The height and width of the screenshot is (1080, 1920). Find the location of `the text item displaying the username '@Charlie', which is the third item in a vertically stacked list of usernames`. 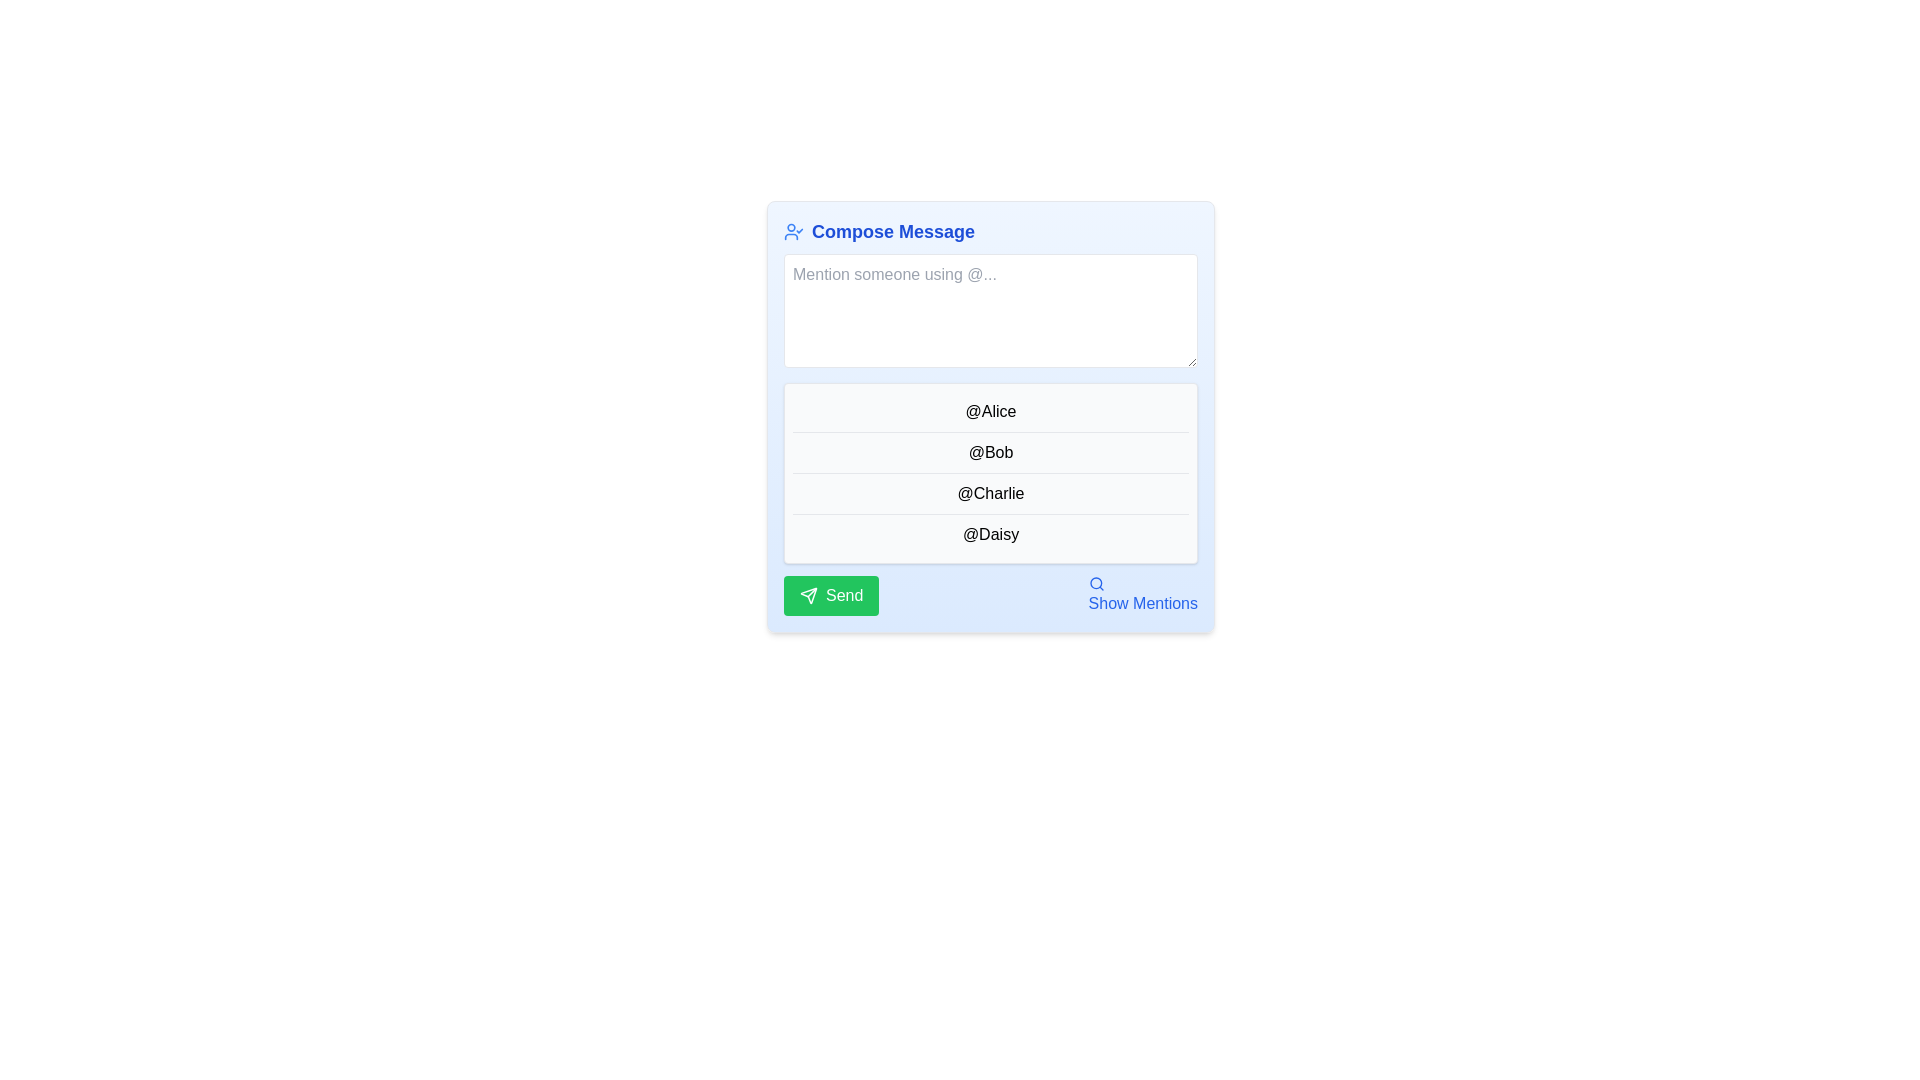

the text item displaying the username '@Charlie', which is the third item in a vertically stacked list of usernames is located at coordinates (990, 493).